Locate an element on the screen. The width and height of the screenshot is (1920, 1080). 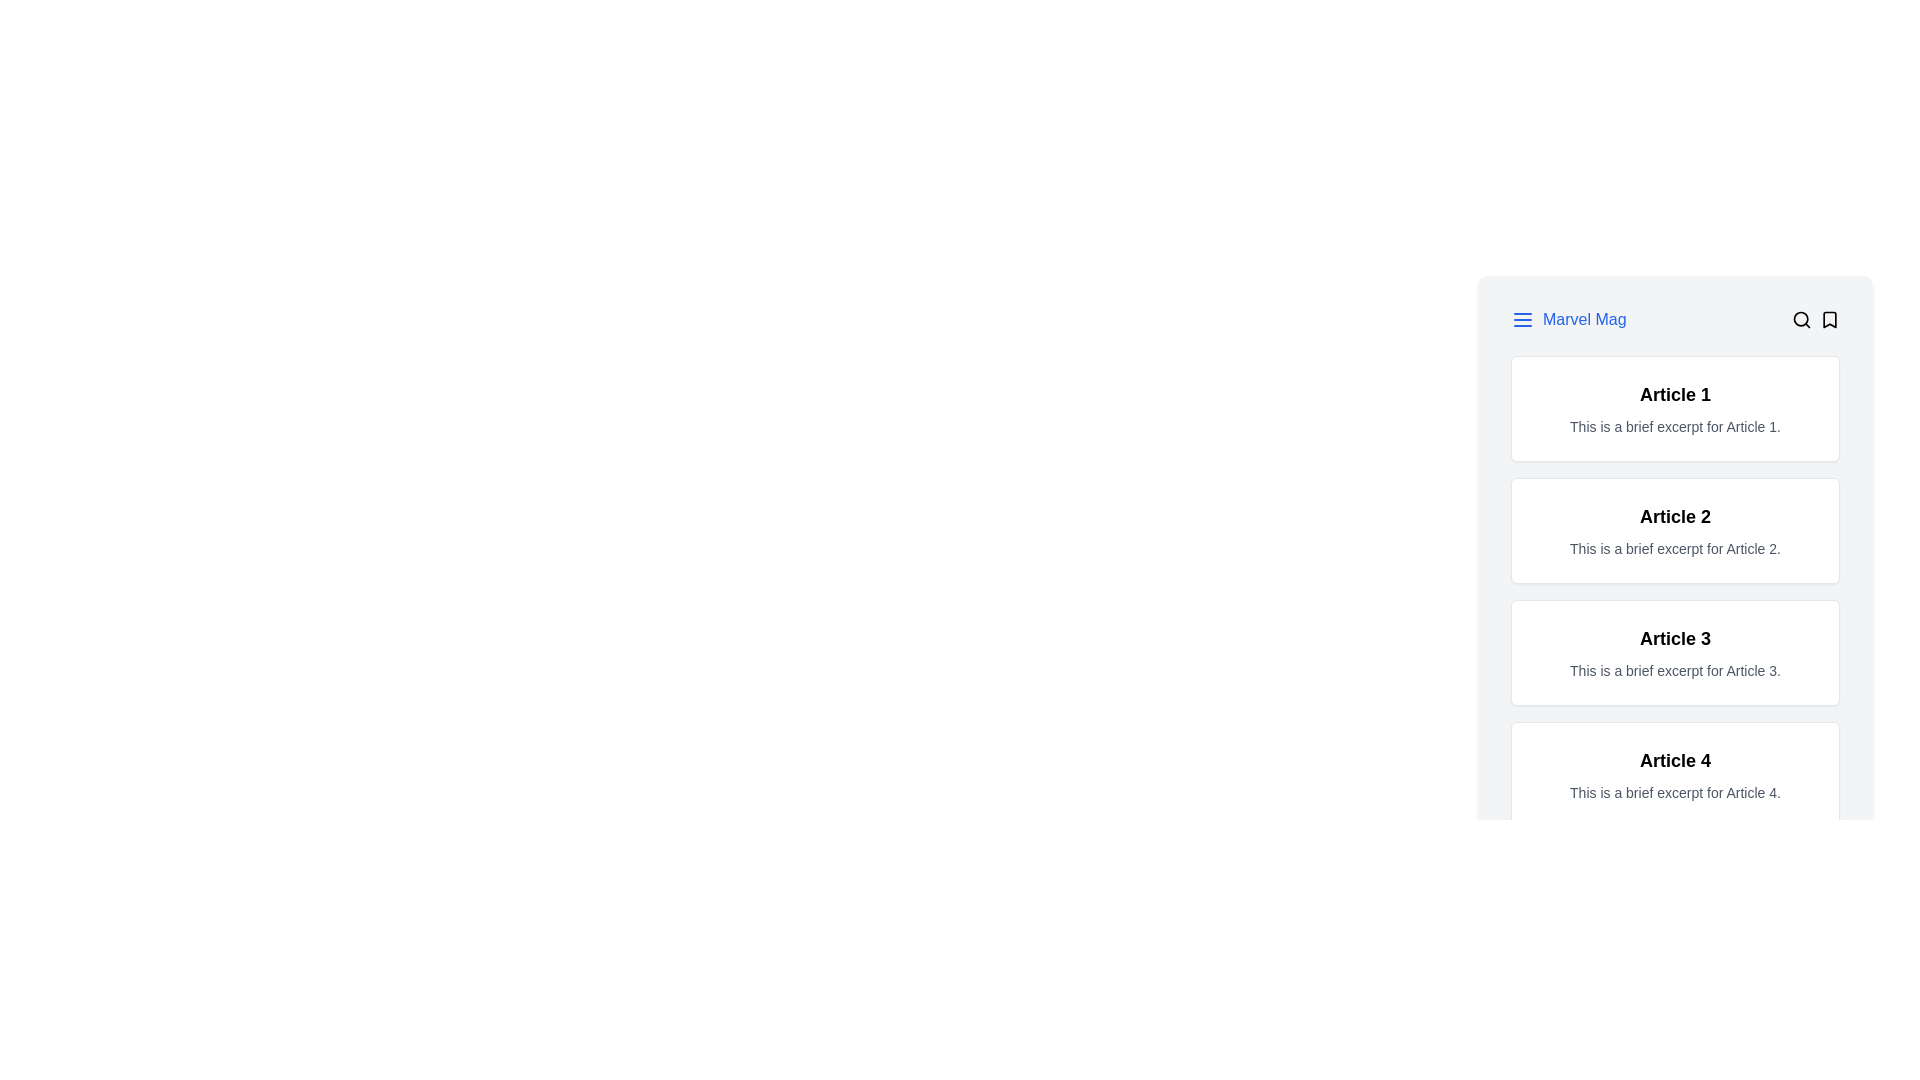
the search or bookmark icon in the icon group located at the far-right side of the top horizontal bar, positioned after the title 'Marvel Mag' and the initial menu icon is located at coordinates (1815, 319).